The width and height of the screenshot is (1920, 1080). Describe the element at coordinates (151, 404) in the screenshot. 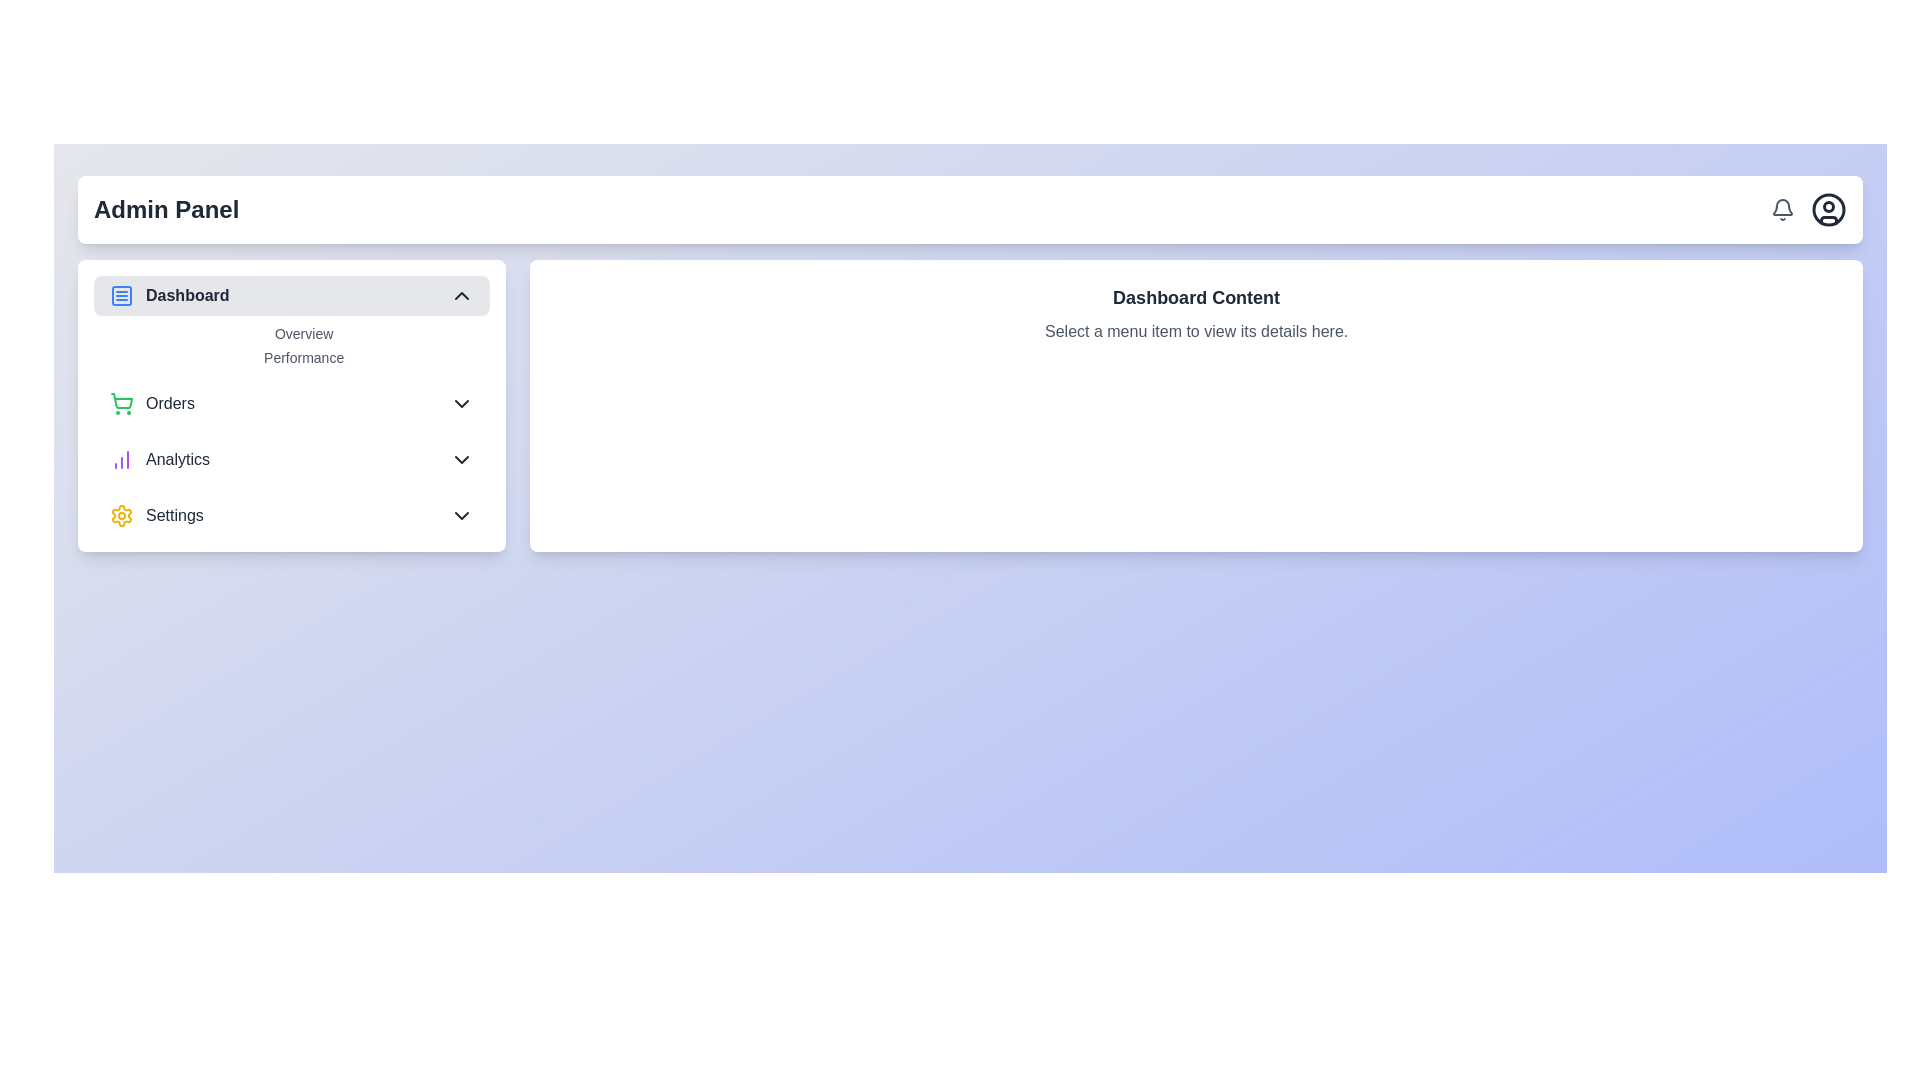

I see `the 'Orders' navigation item, which features a green shopping cart icon followed by bold black text` at that location.